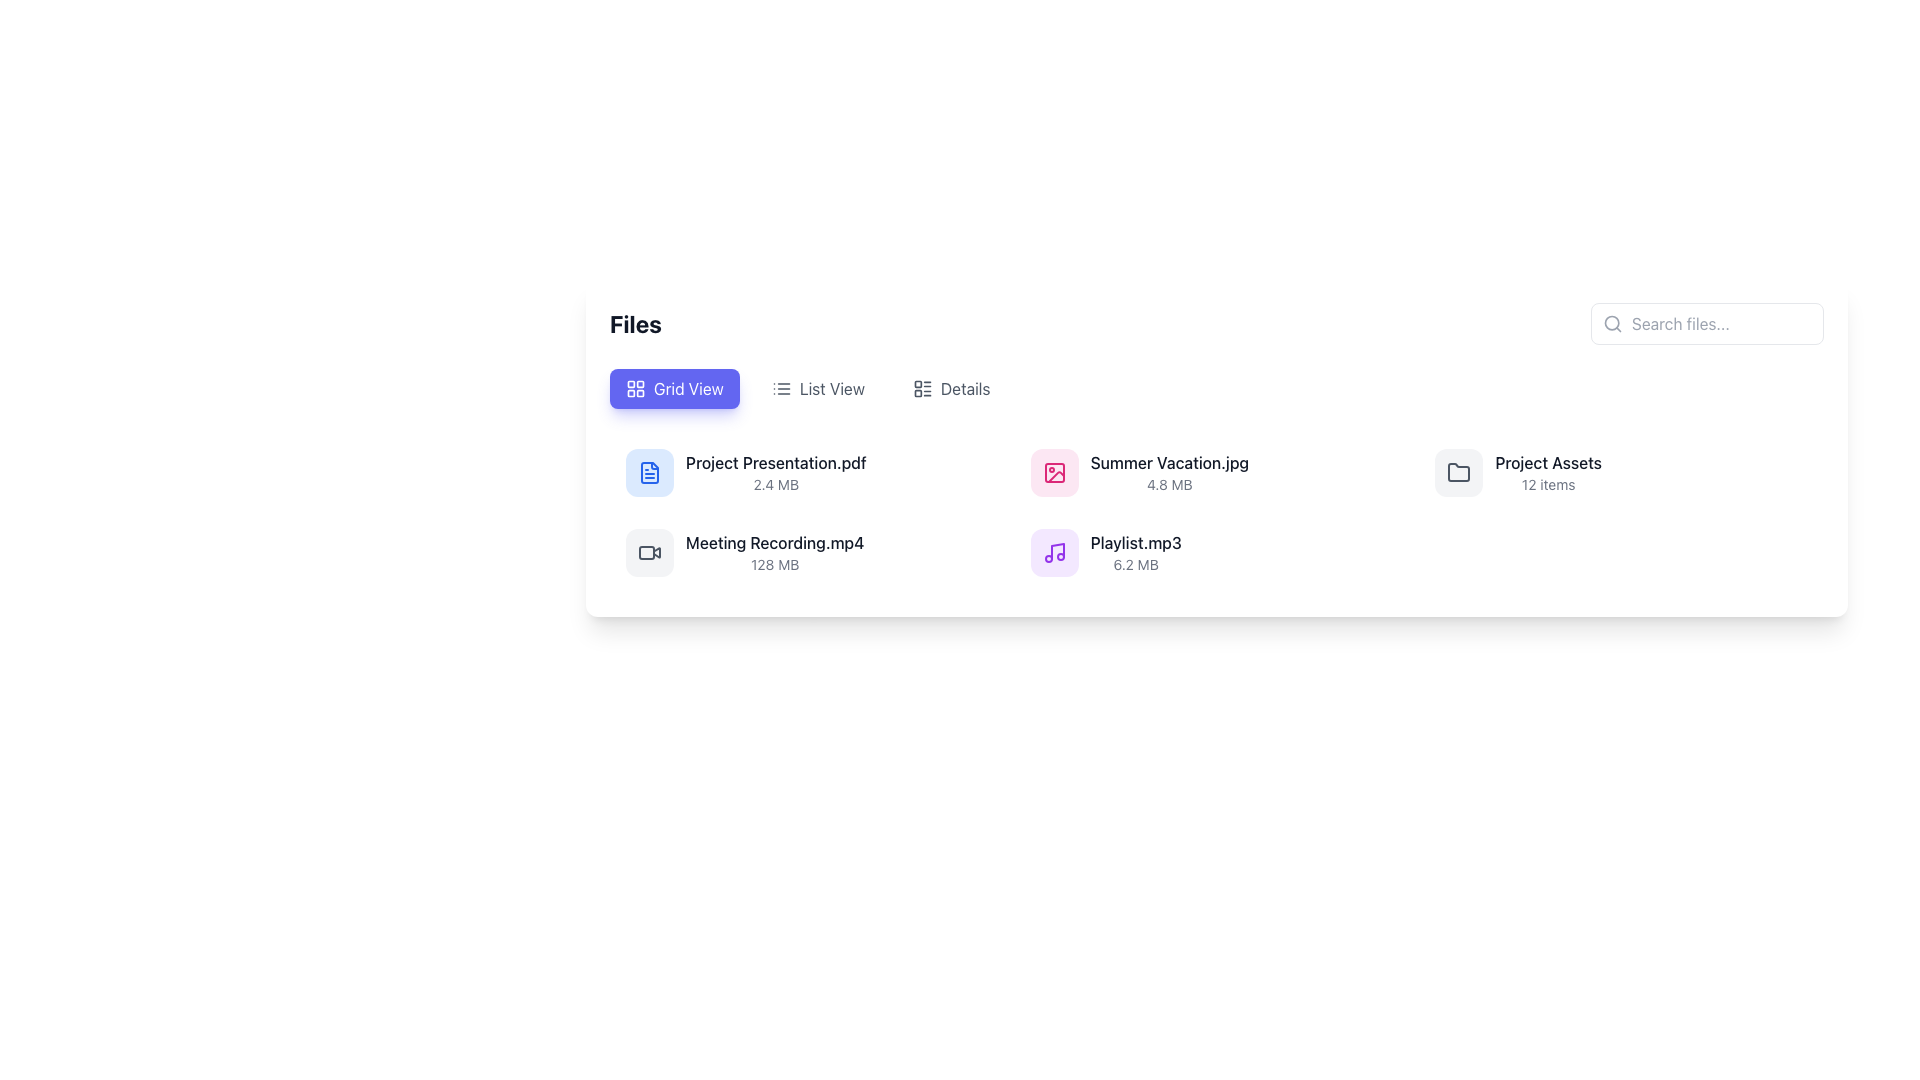 This screenshot has width=1920, height=1080. What do you see at coordinates (774, 564) in the screenshot?
I see `text label displaying '128 MB', which is styled in gray and located below the filename 'Meeting Recording.mp4' in the second row of the file management interface` at bounding box center [774, 564].